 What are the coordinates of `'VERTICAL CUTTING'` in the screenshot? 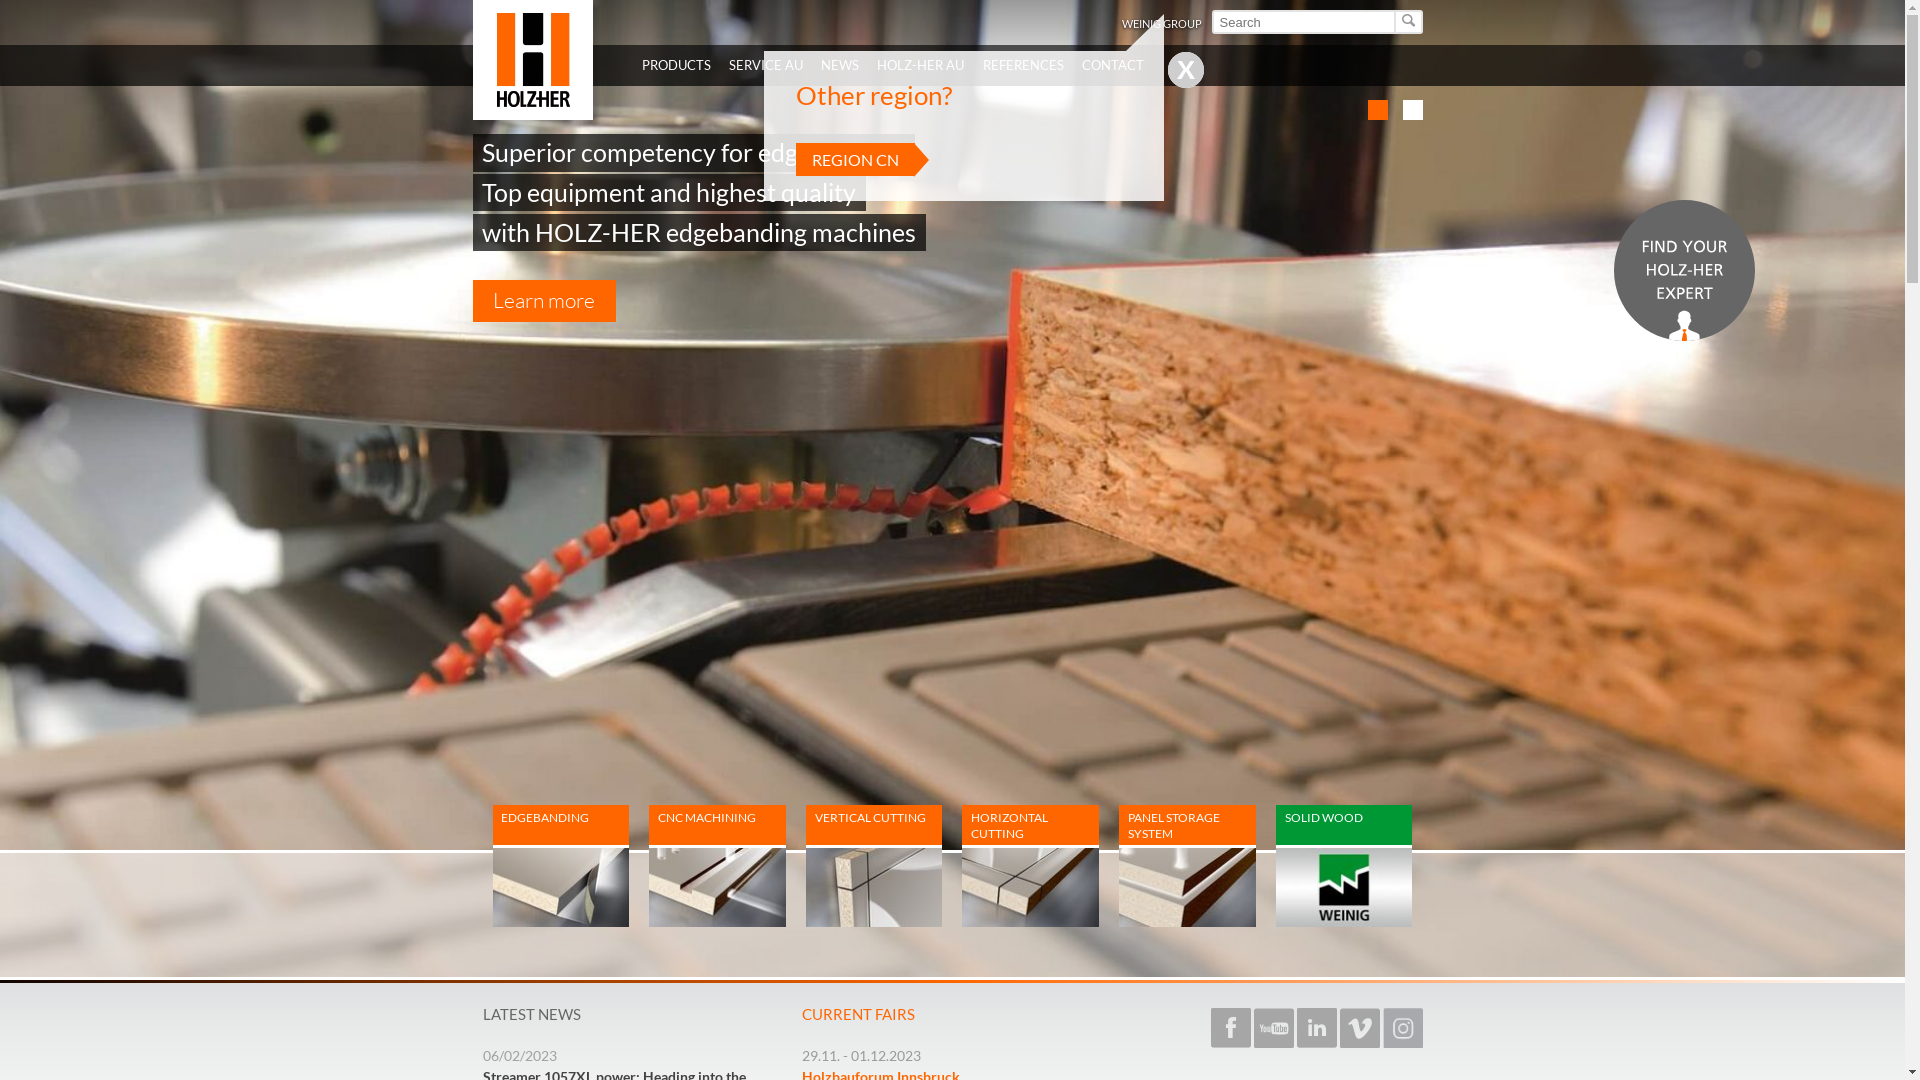 It's located at (874, 865).